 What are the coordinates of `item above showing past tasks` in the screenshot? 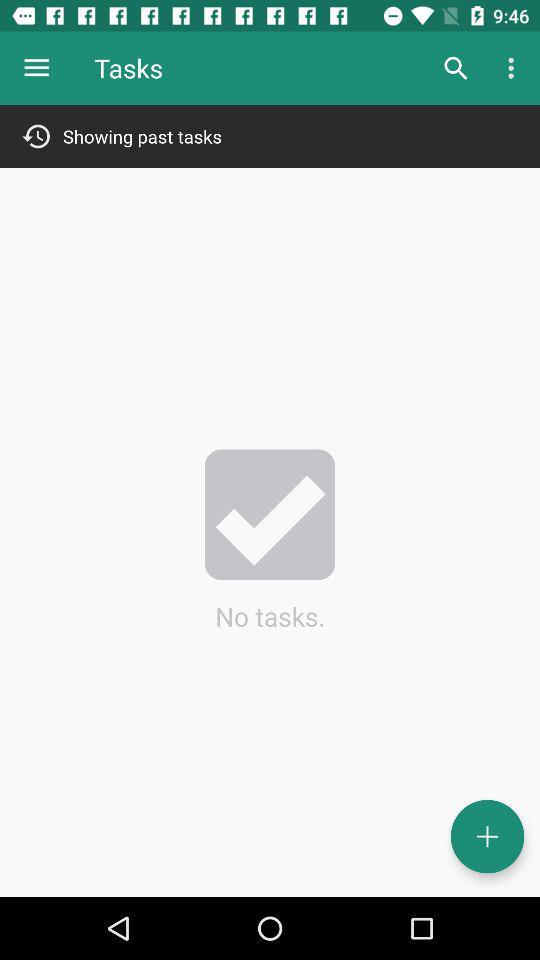 It's located at (455, 68).